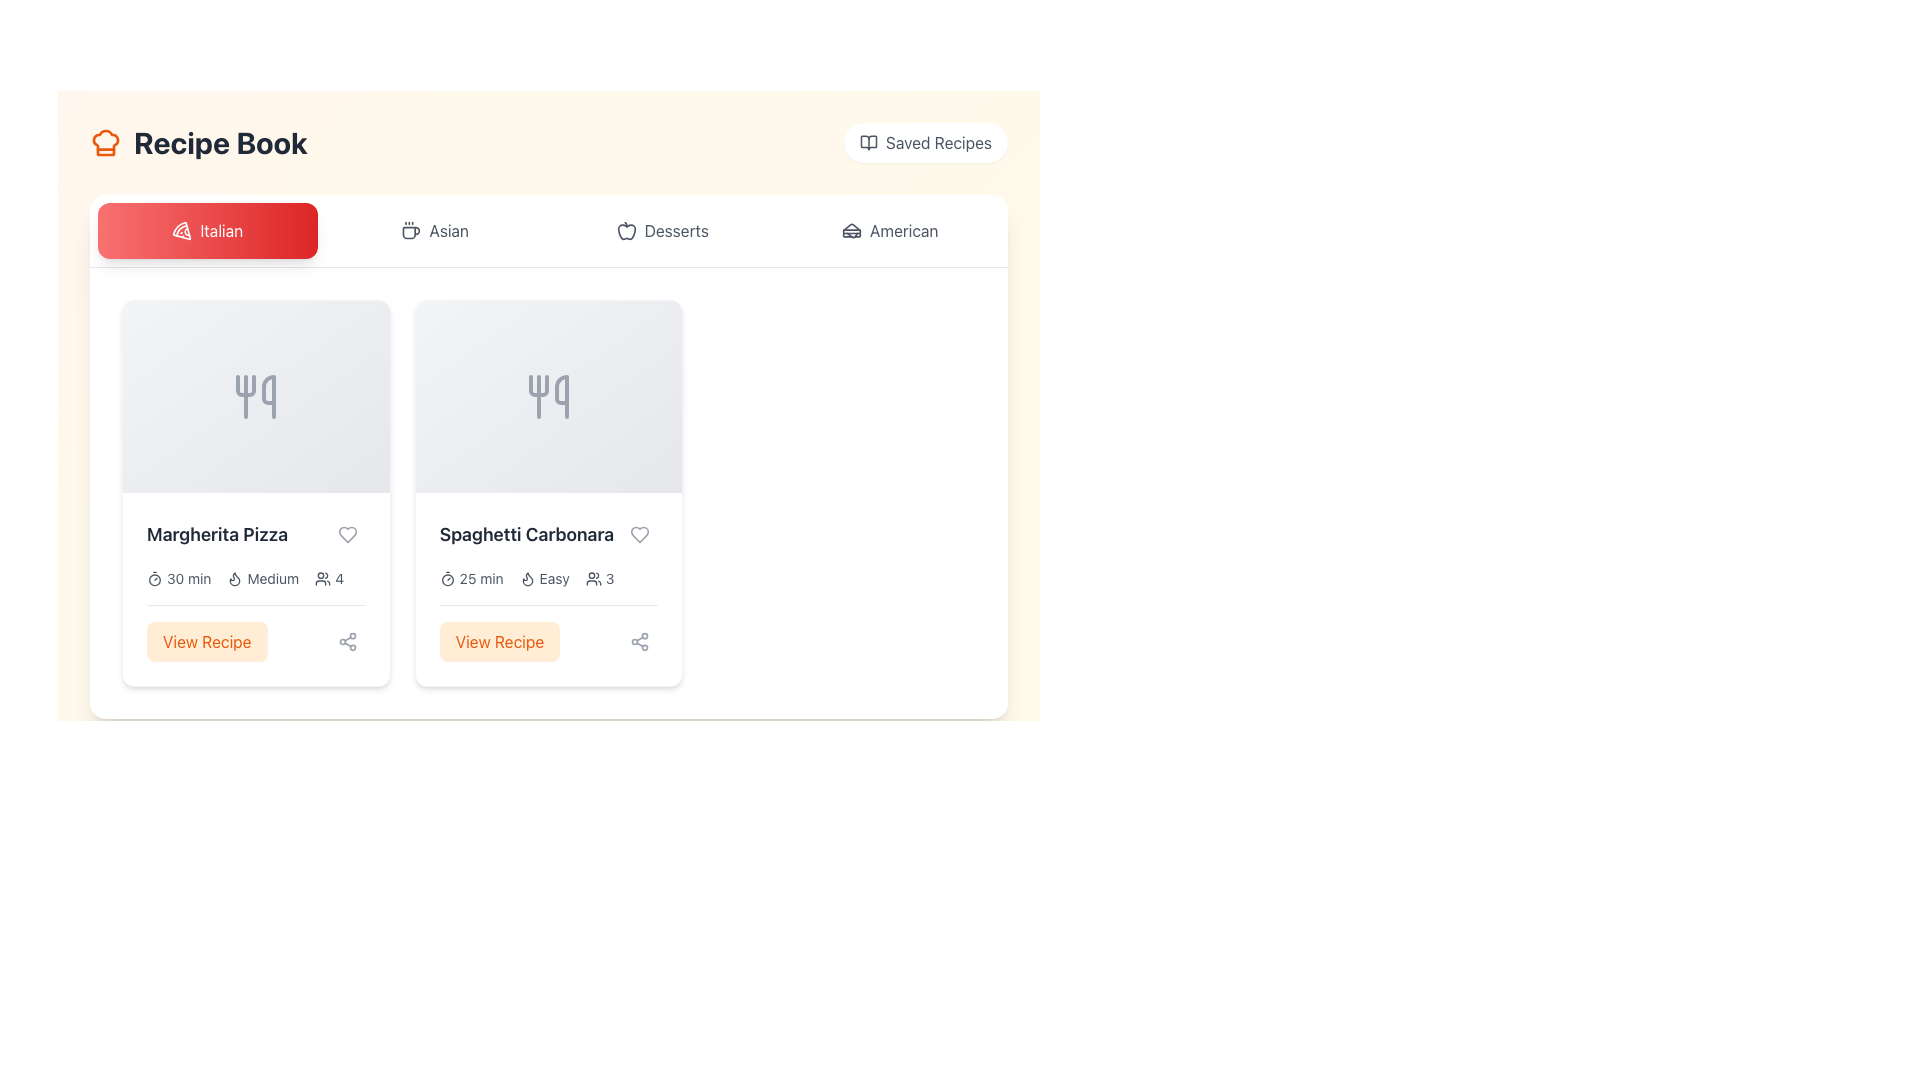 The width and height of the screenshot is (1920, 1080). What do you see at coordinates (104, 141) in the screenshot?
I see `the small chef's hat icon with an orange fill located in the header section, to the left of the 'Recipe Book' text` at bounding box center [104, 141].